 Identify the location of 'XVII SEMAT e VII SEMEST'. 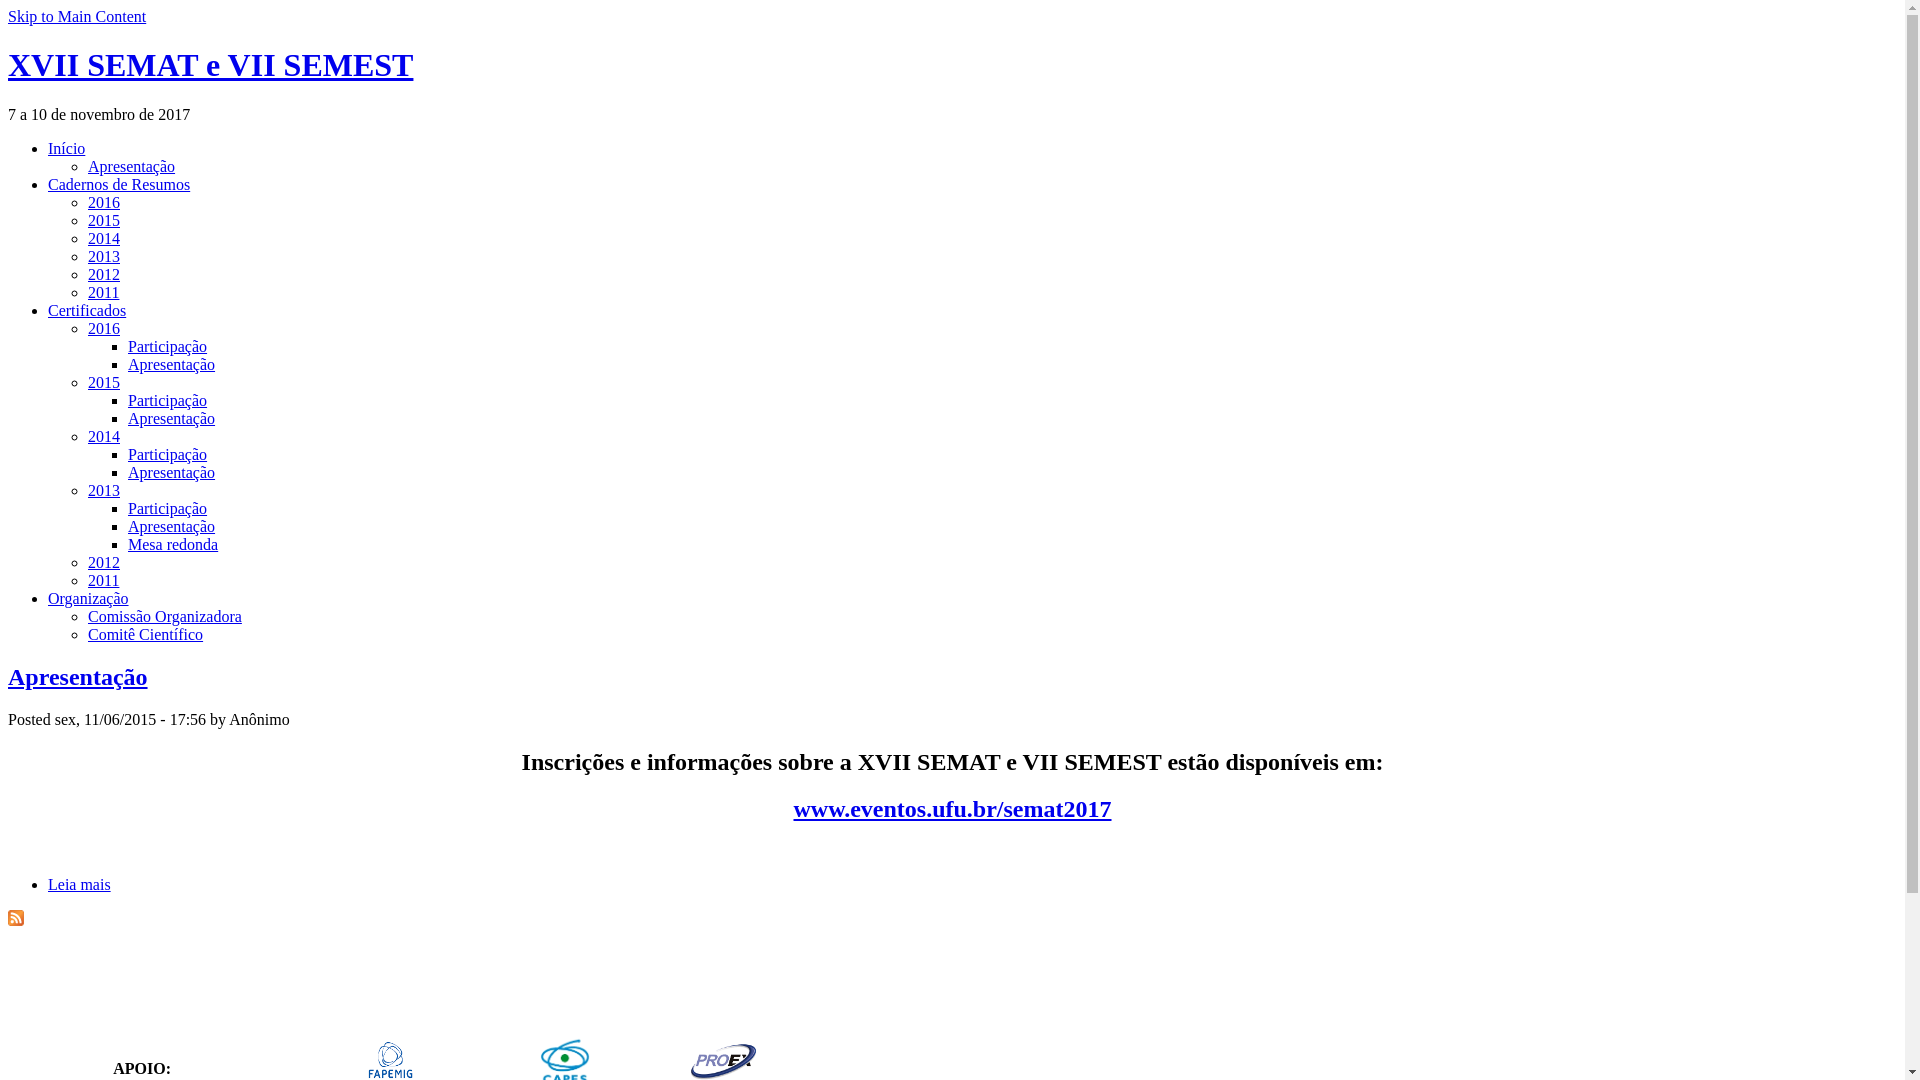
(210, 64).